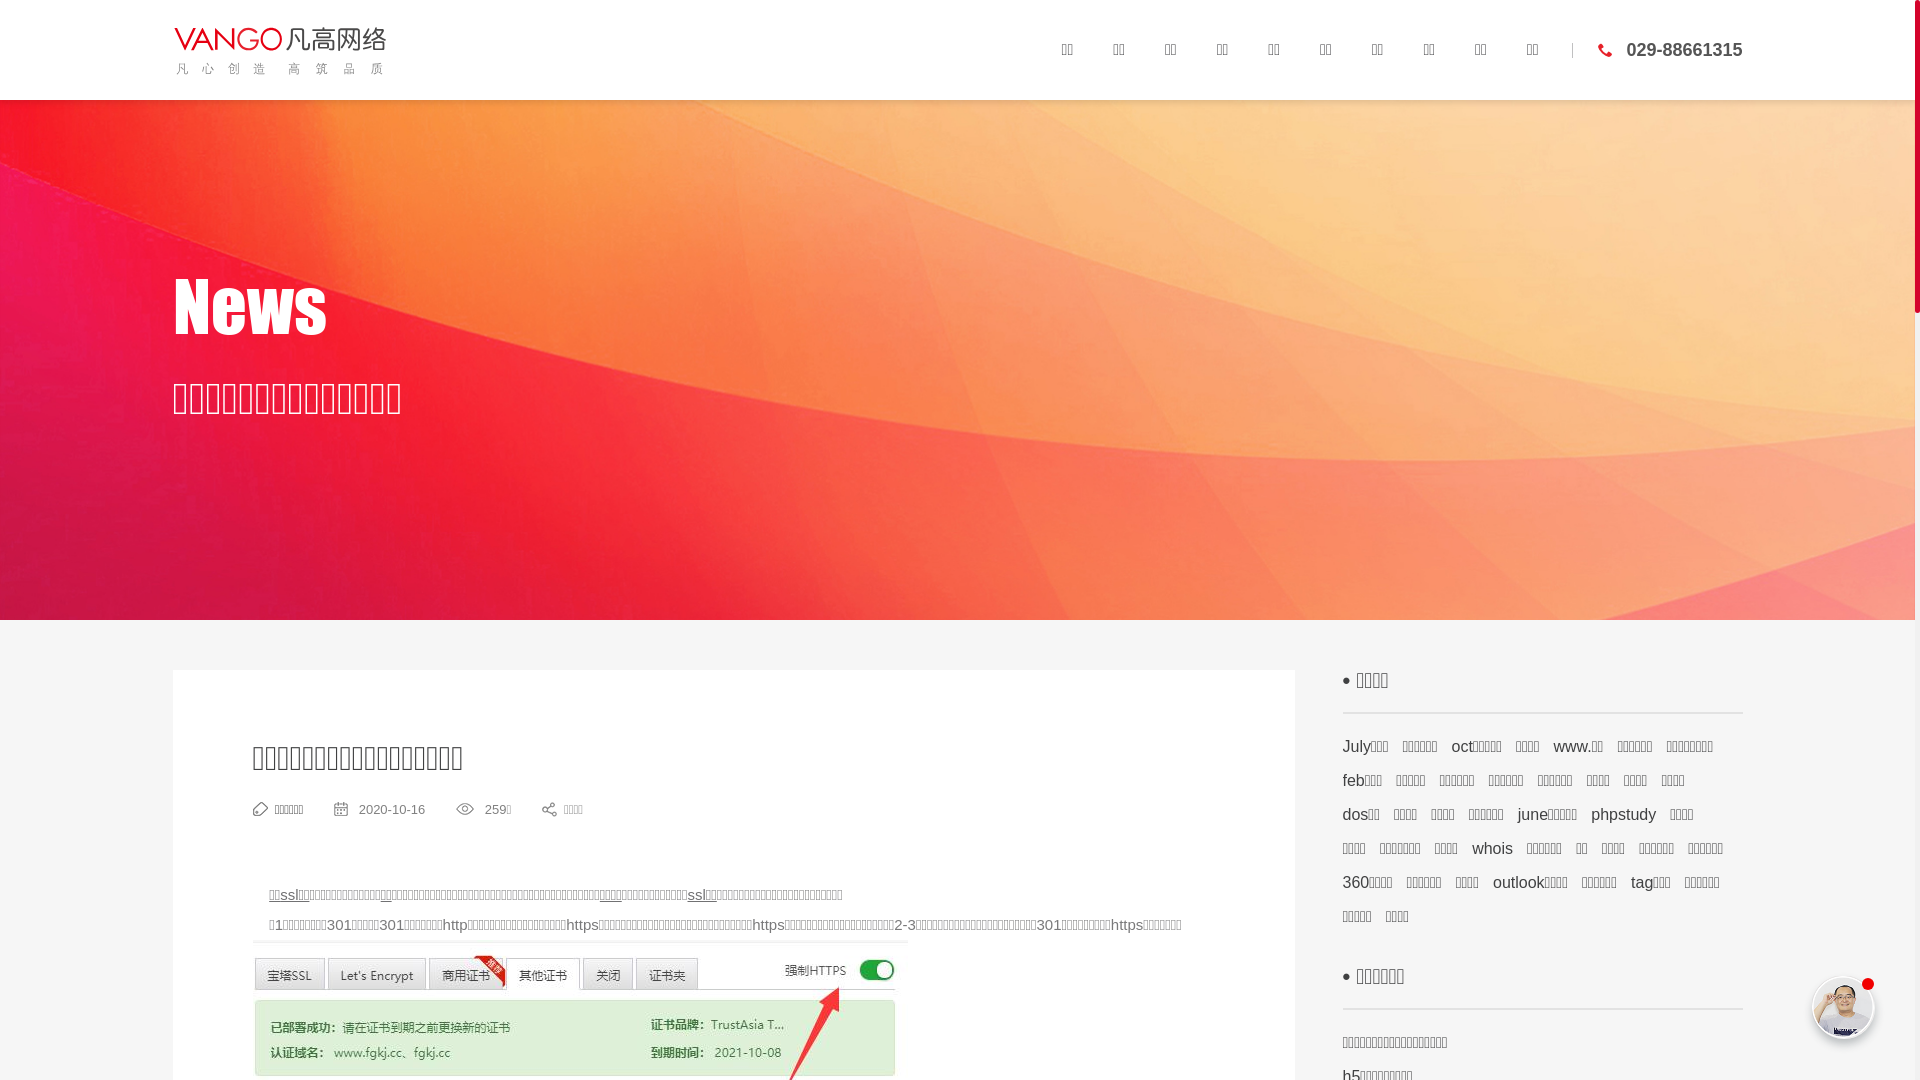 The image size is (1920, 1080). What do you see at coordinates (1492, 848) in the screenshot?
I see `'whois'` at bounding box center [1492, 848].